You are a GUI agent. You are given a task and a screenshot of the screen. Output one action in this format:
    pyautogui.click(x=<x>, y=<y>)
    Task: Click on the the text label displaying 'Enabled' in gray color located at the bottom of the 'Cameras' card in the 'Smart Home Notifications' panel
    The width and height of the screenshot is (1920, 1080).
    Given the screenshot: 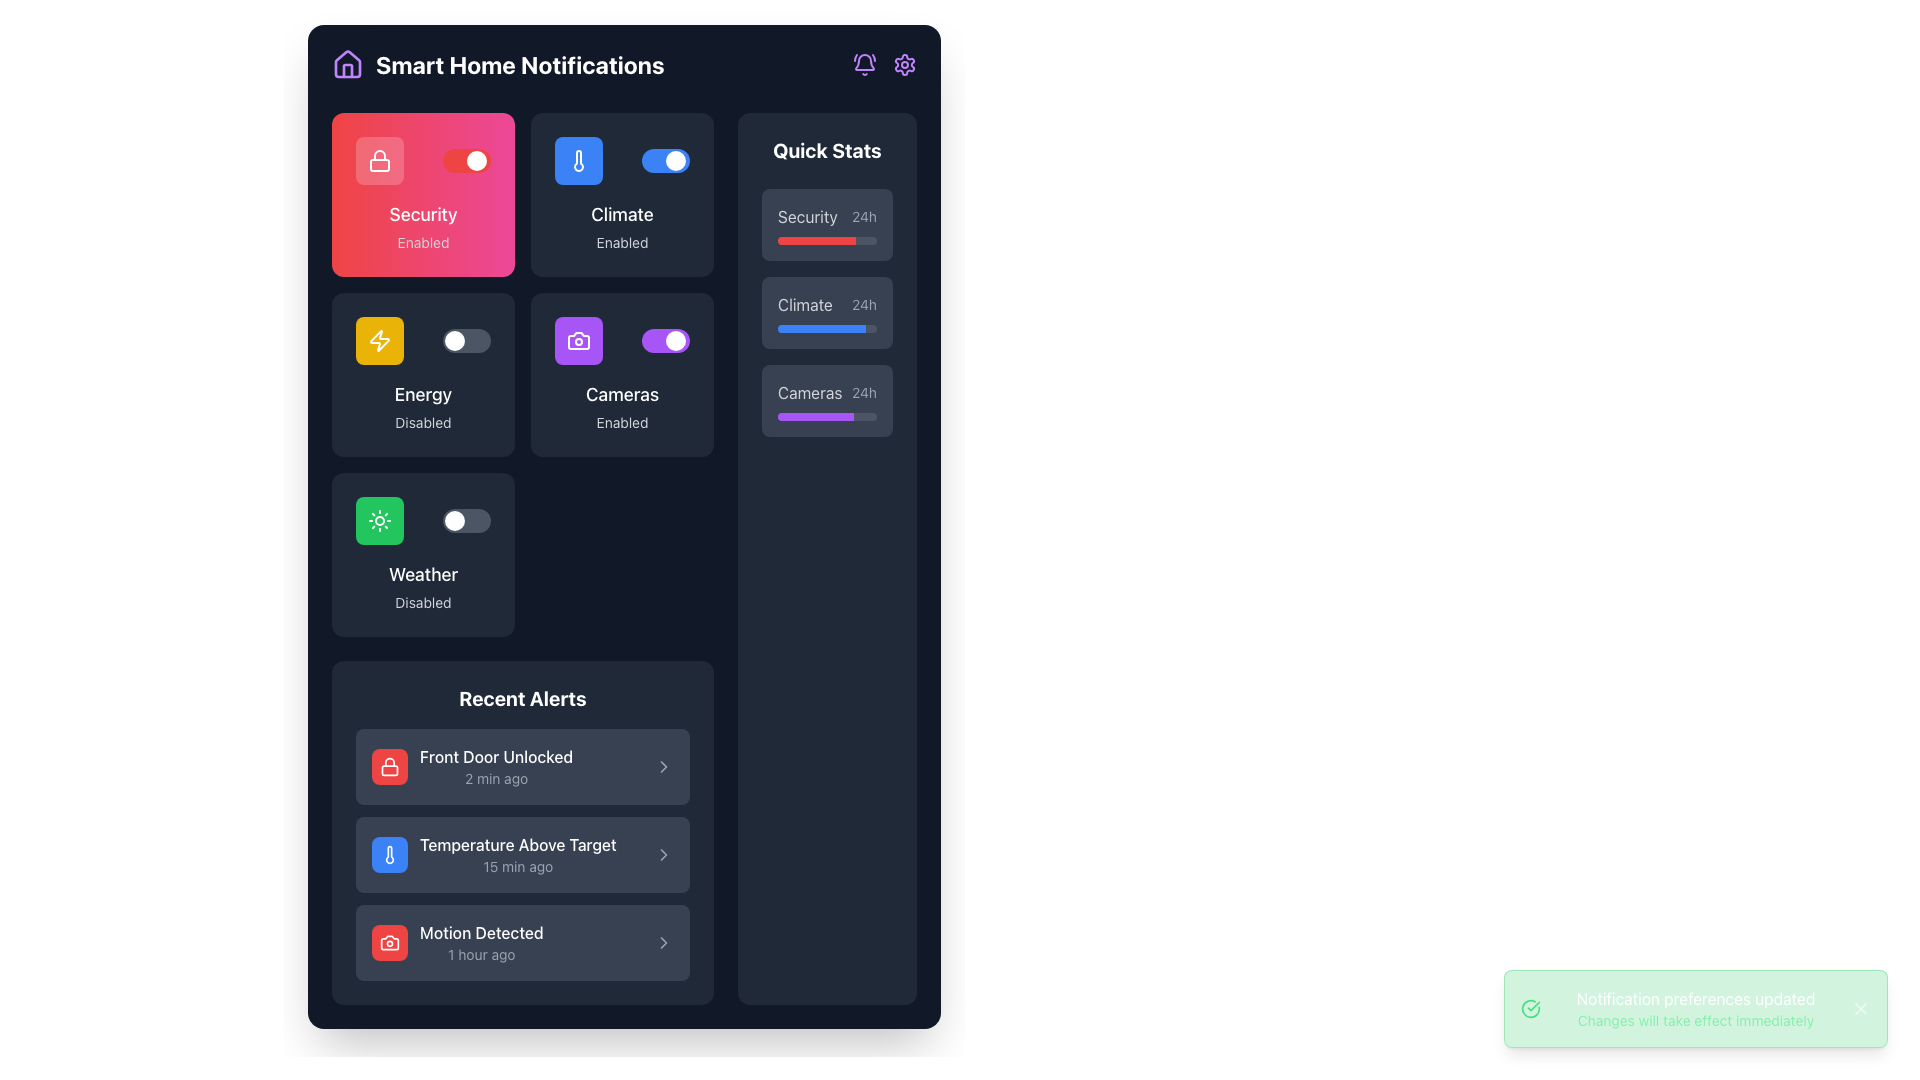 What is the action you would take?
    pyautogui.click(x=621, y=422)
    